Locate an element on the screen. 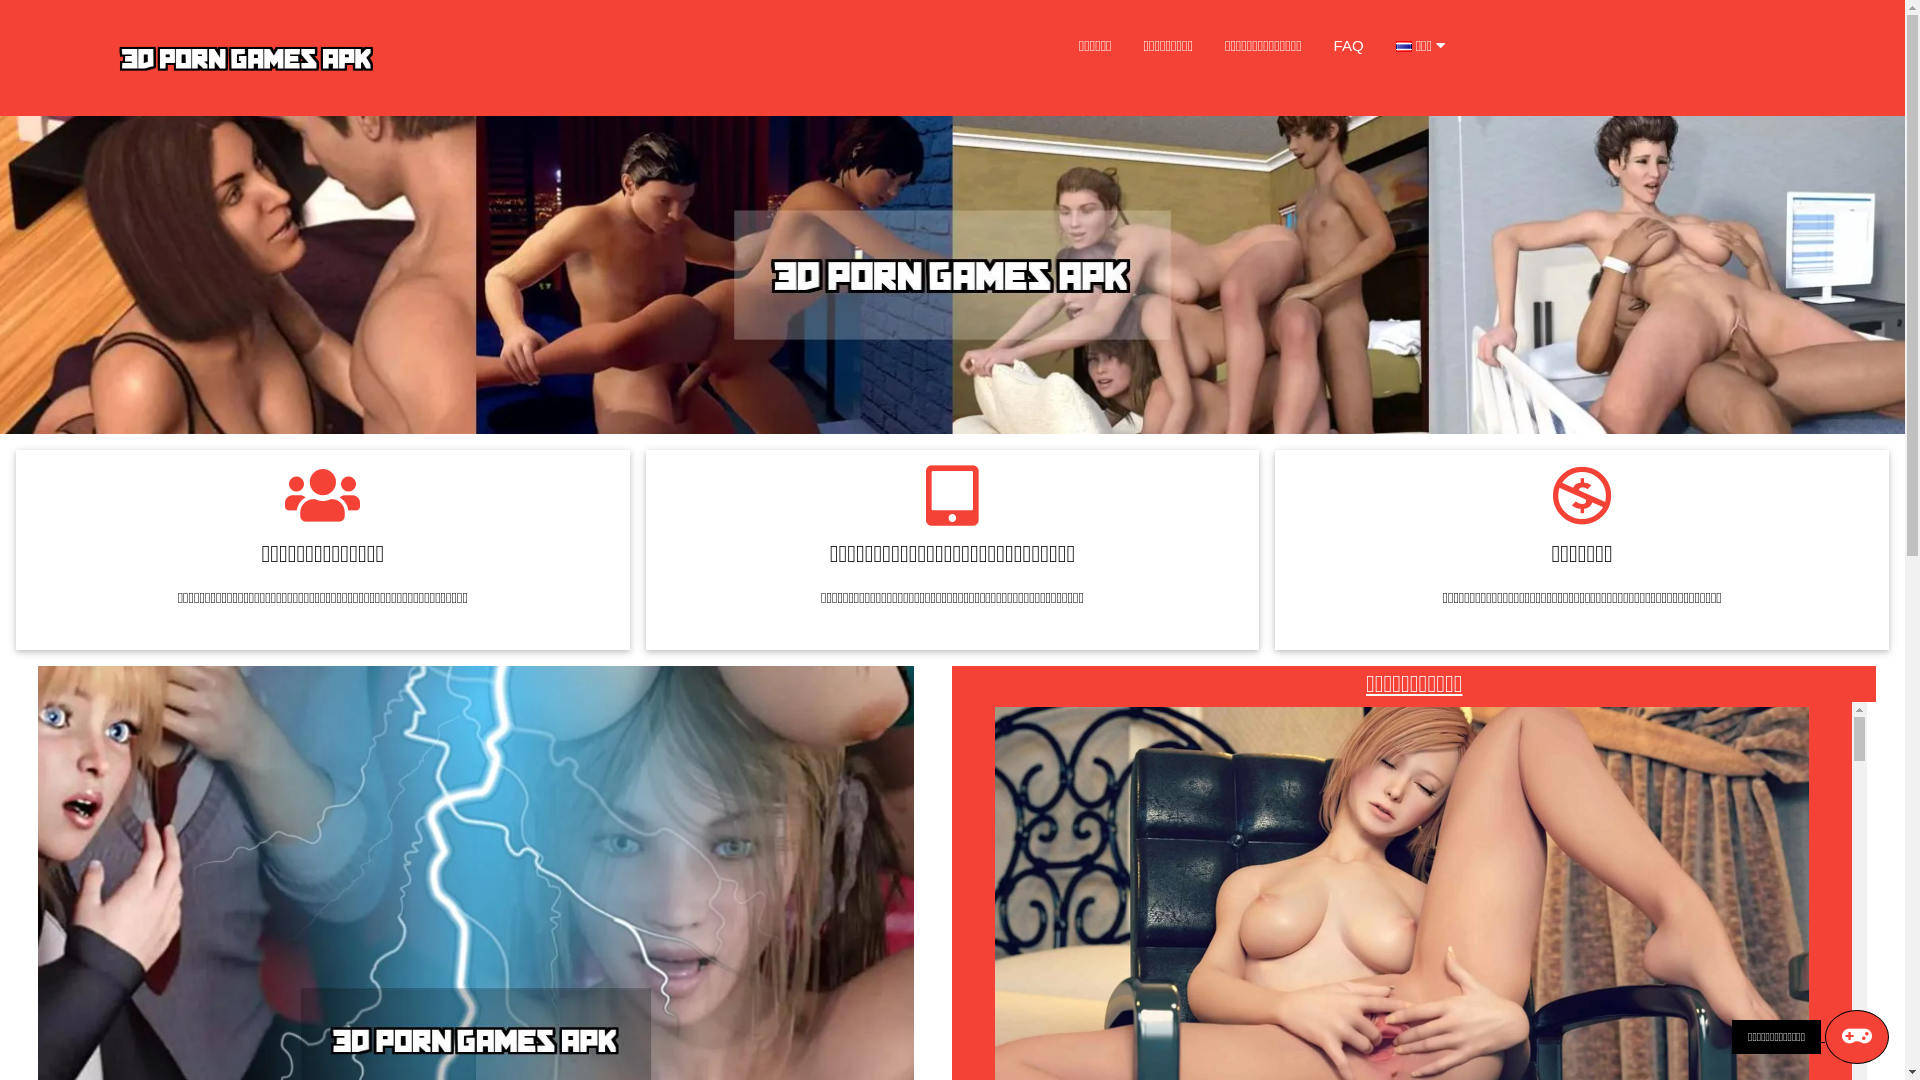 The width and height of the screenshot is (1920, 1080). 'FAQ' is located at coordinates (1348, 45).